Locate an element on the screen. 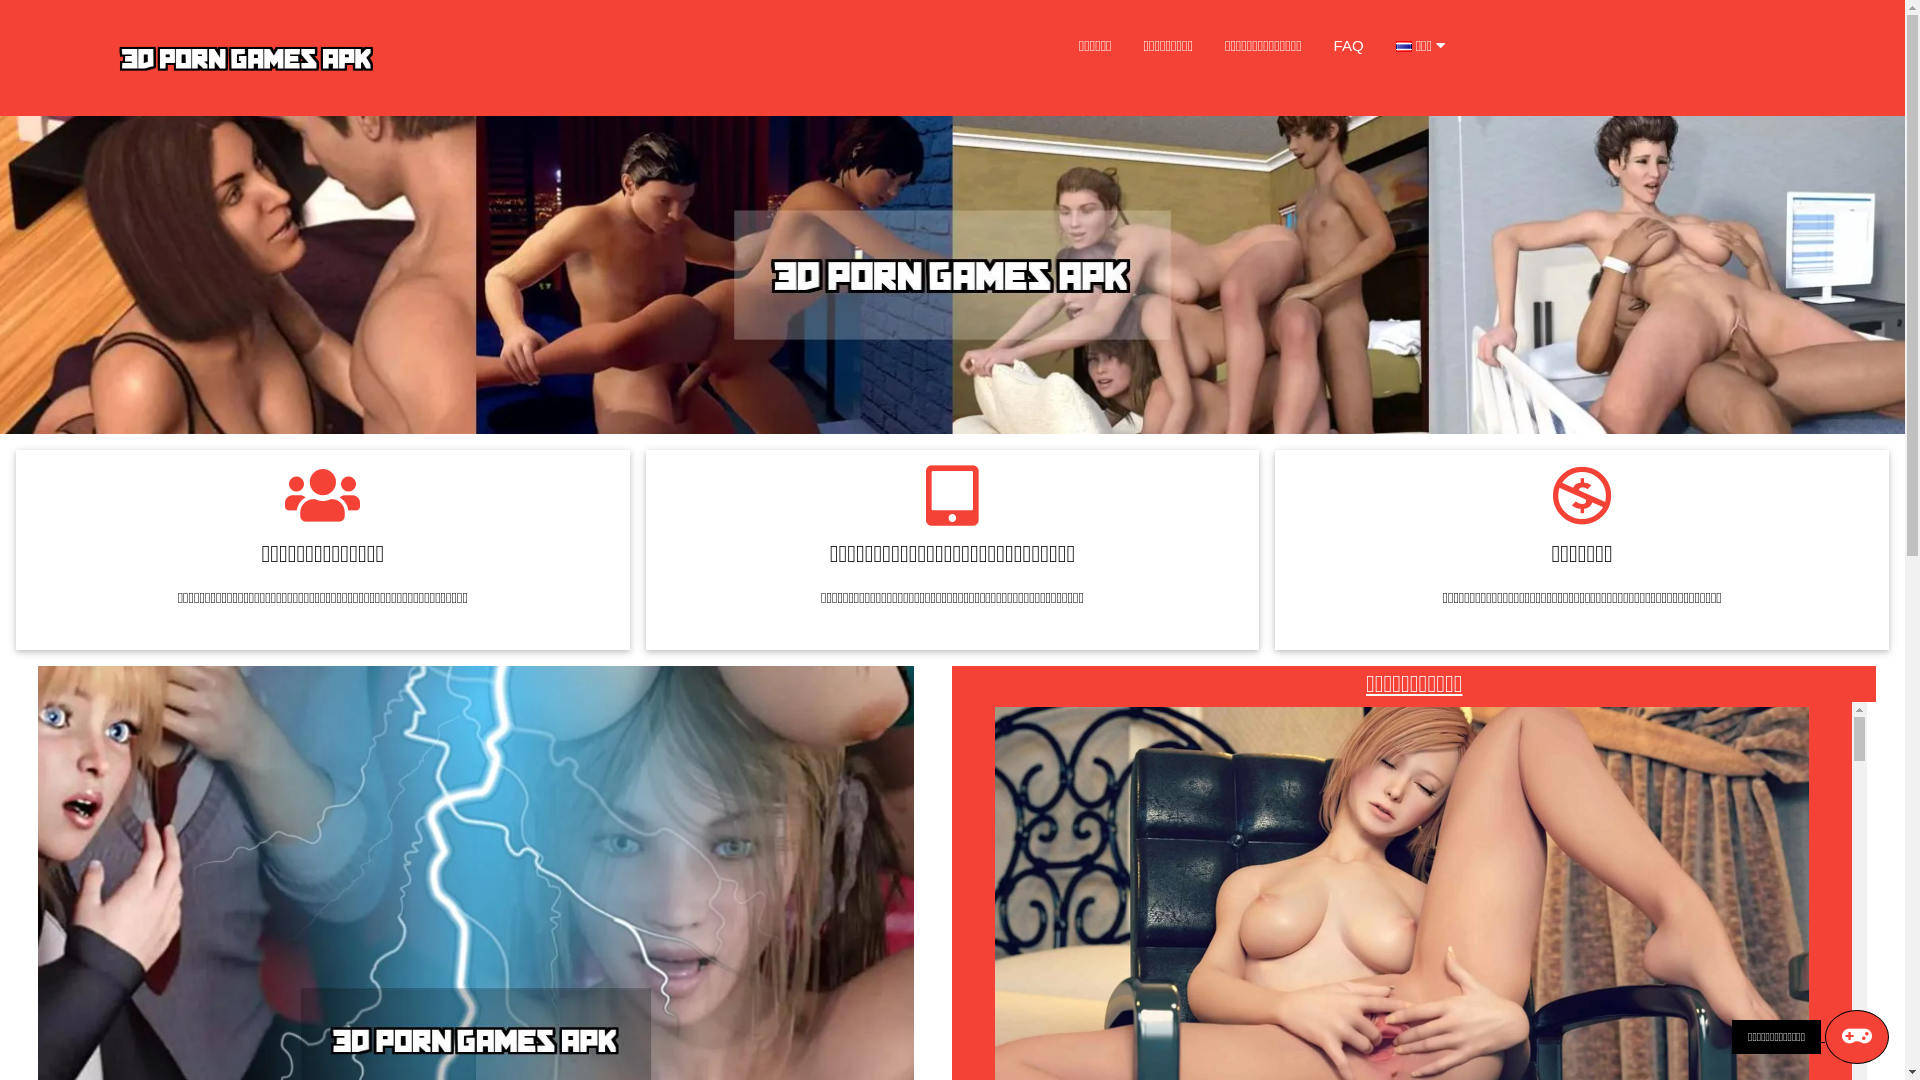 The width and height of the screenshot is (1920, 1080). 'FAQ' is located at coordinates (1348, 45).